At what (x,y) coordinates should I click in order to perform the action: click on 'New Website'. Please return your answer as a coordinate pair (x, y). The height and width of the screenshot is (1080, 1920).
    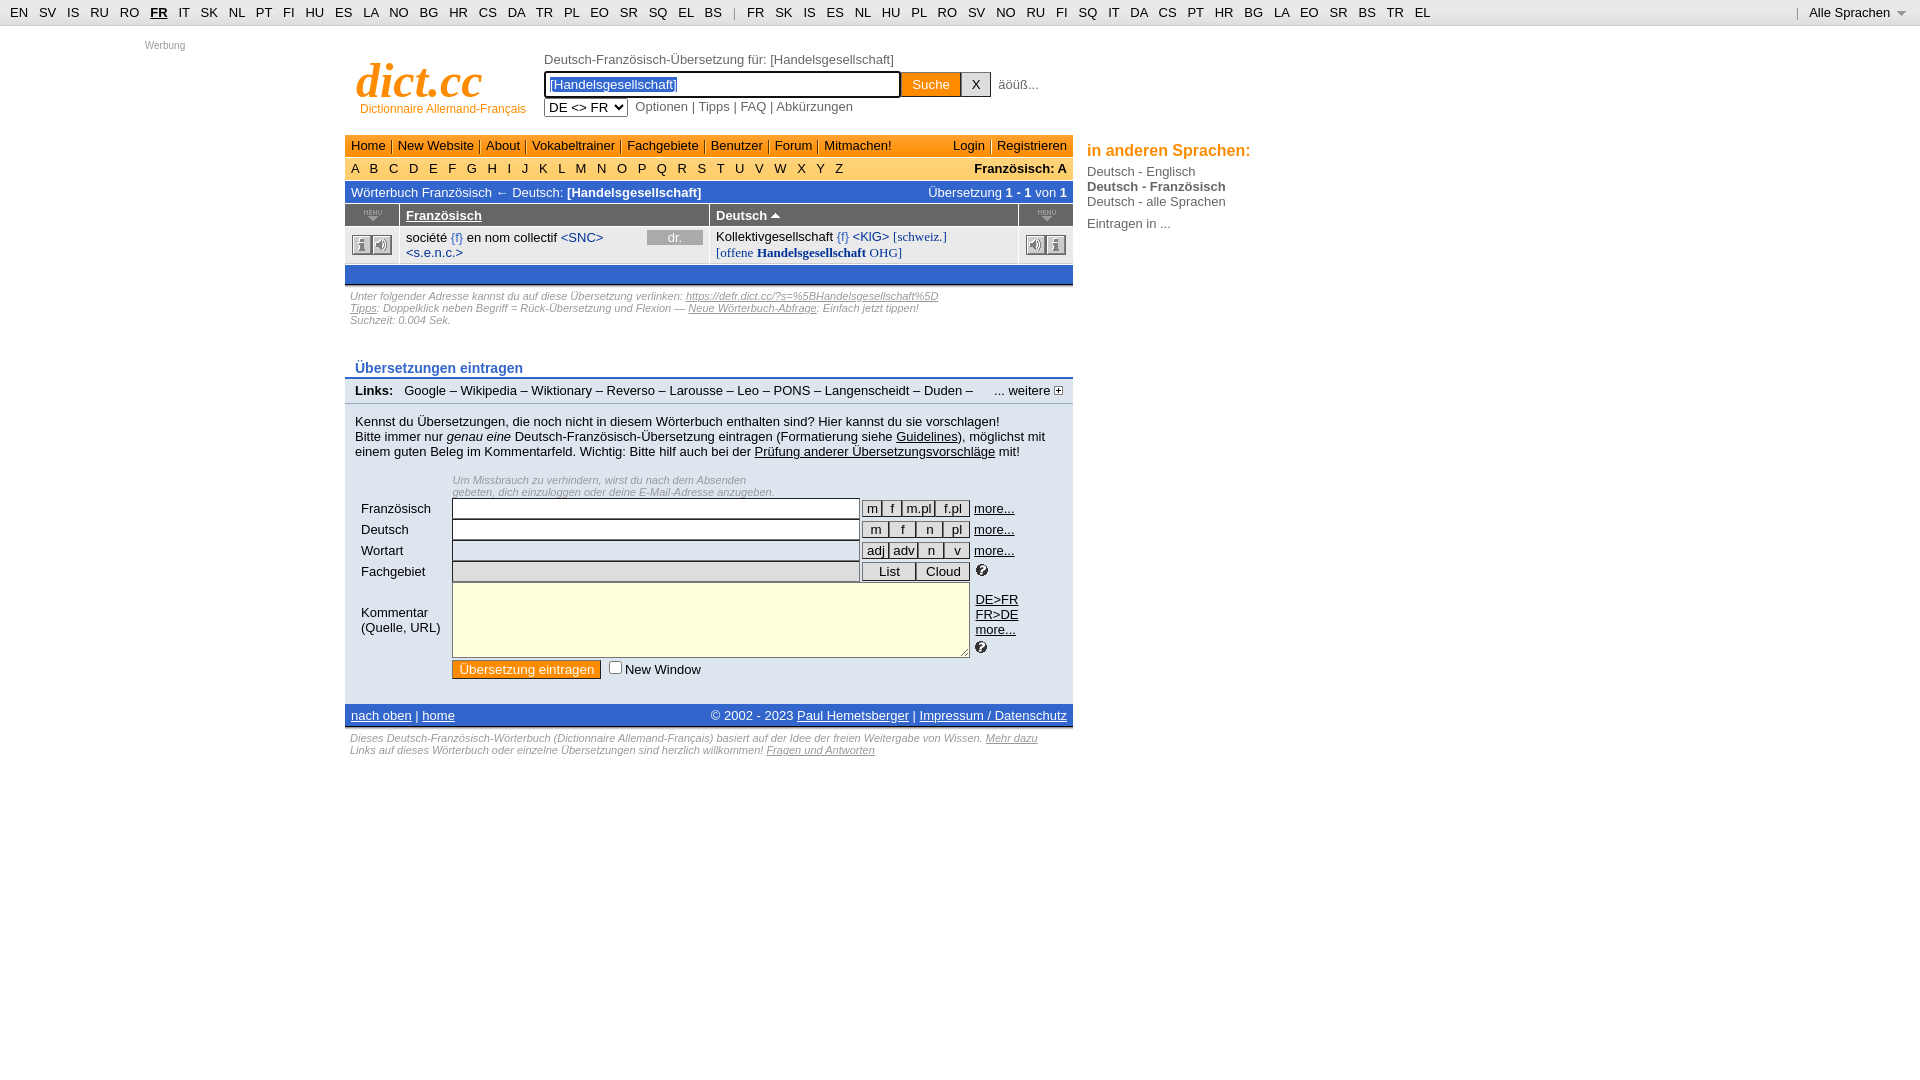
    Looking at the image, I should click on (435, 144).